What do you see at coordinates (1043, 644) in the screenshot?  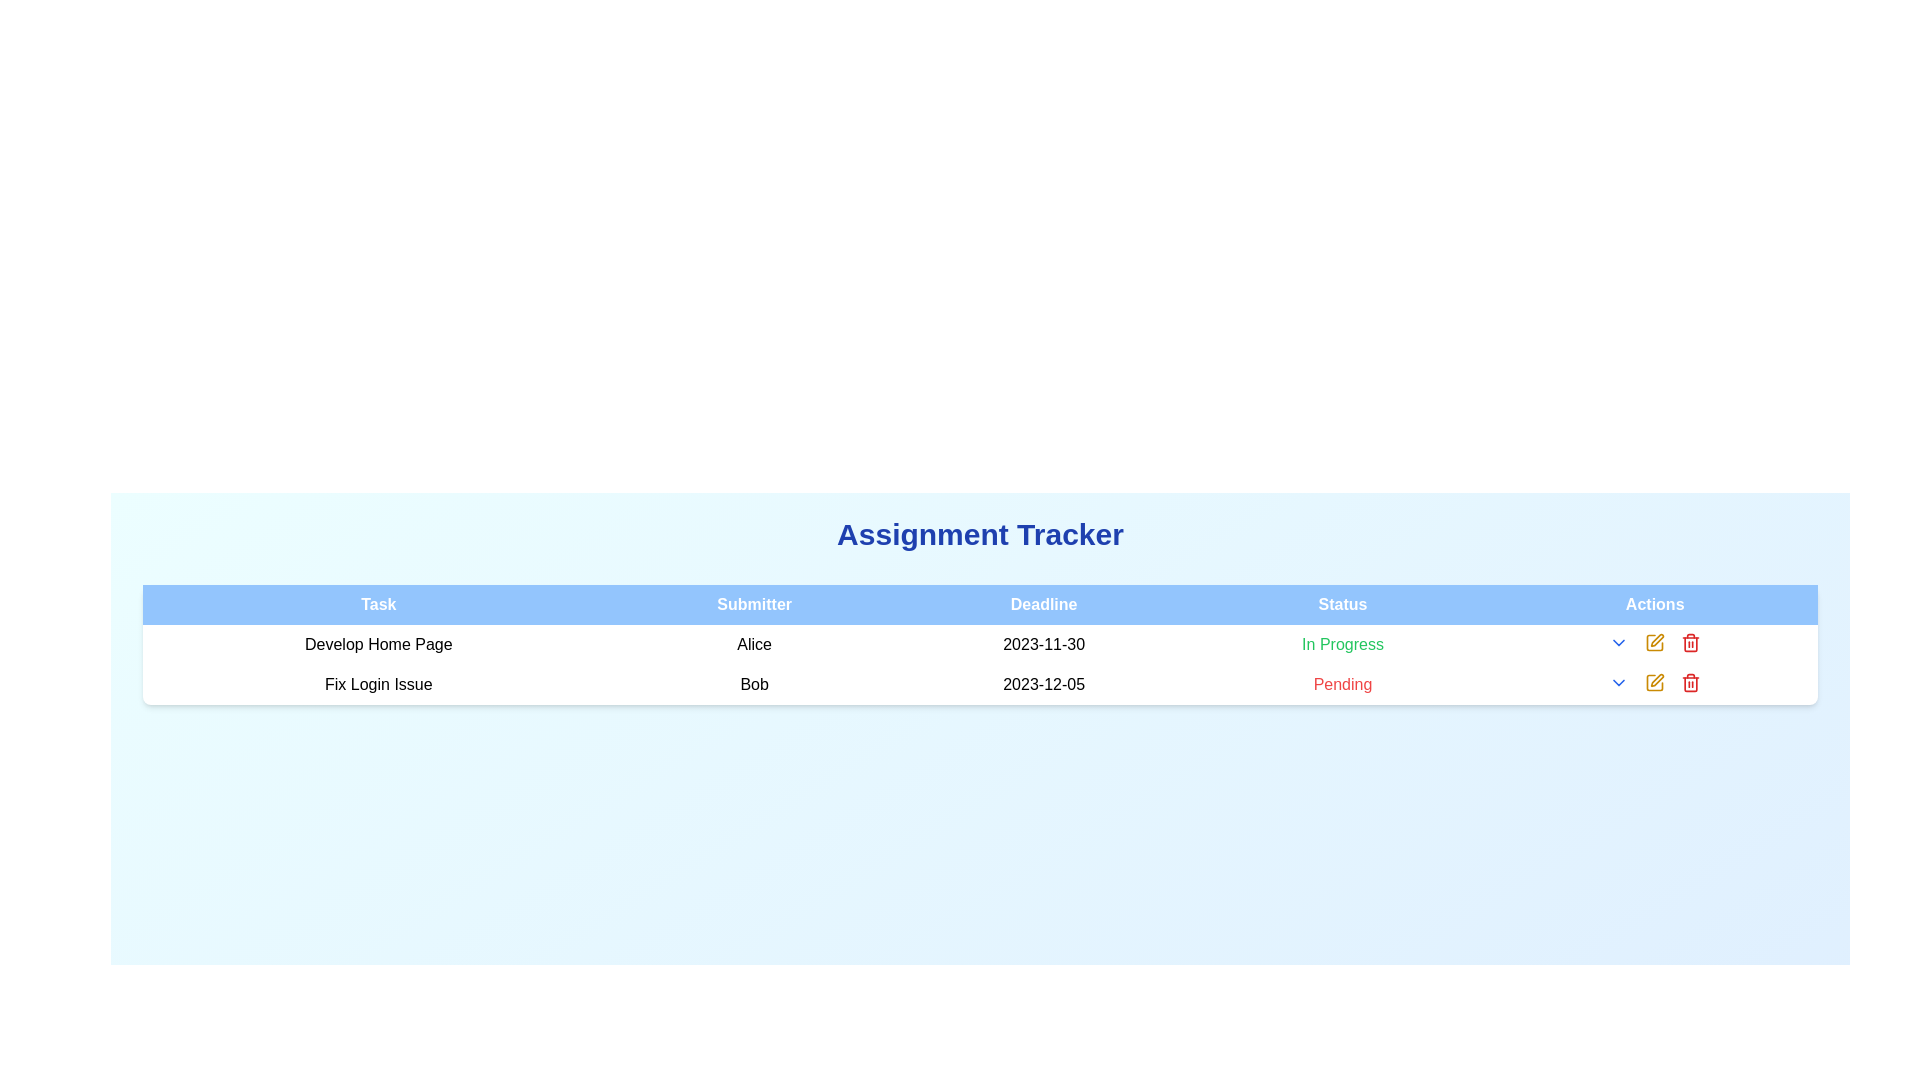 I see `value displayed in the Date field showing '2023-11-30' under the 'Deadline' column for the 'Develop Home Page' task` at bounding box center [1043, 644].